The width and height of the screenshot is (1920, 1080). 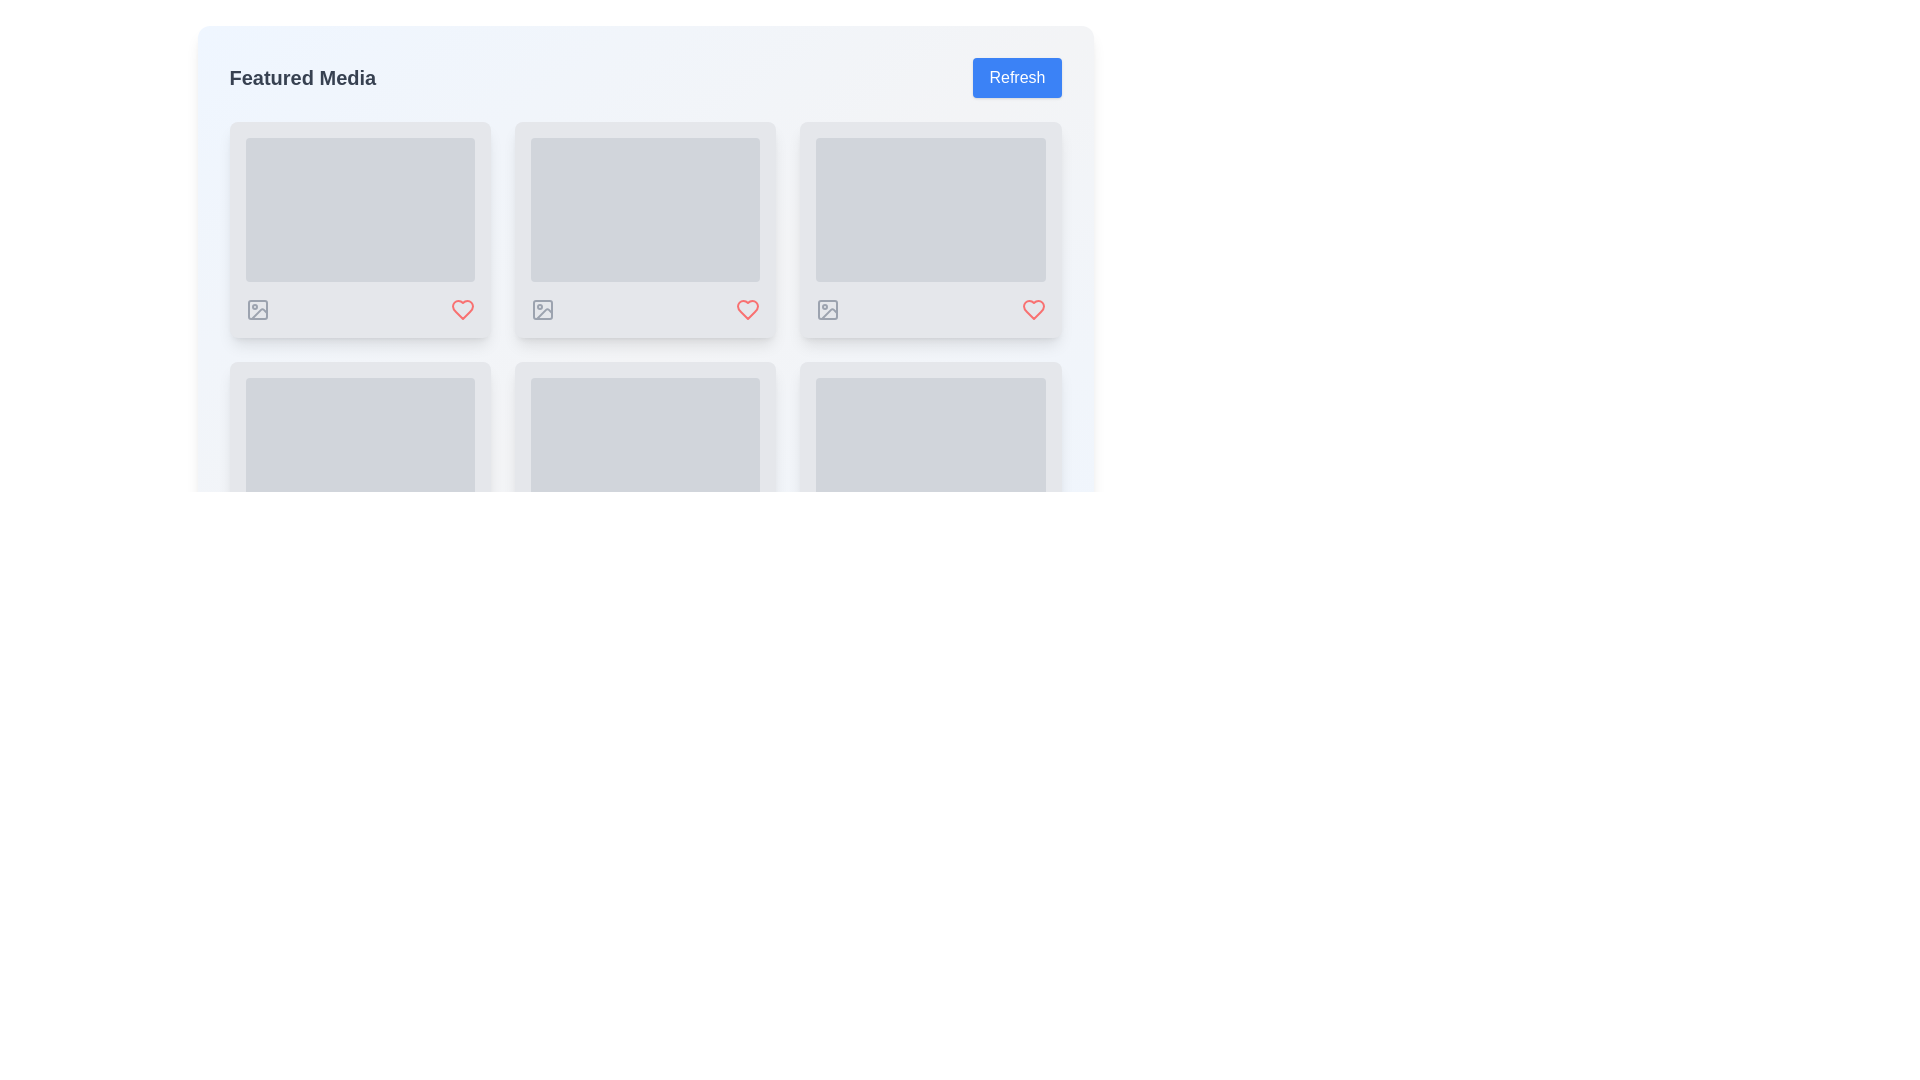 What do you see at coordinates (461, 309) in the screenshot?
I see `the heart-shaped icon toggle button` at bounding box center [461, 309].